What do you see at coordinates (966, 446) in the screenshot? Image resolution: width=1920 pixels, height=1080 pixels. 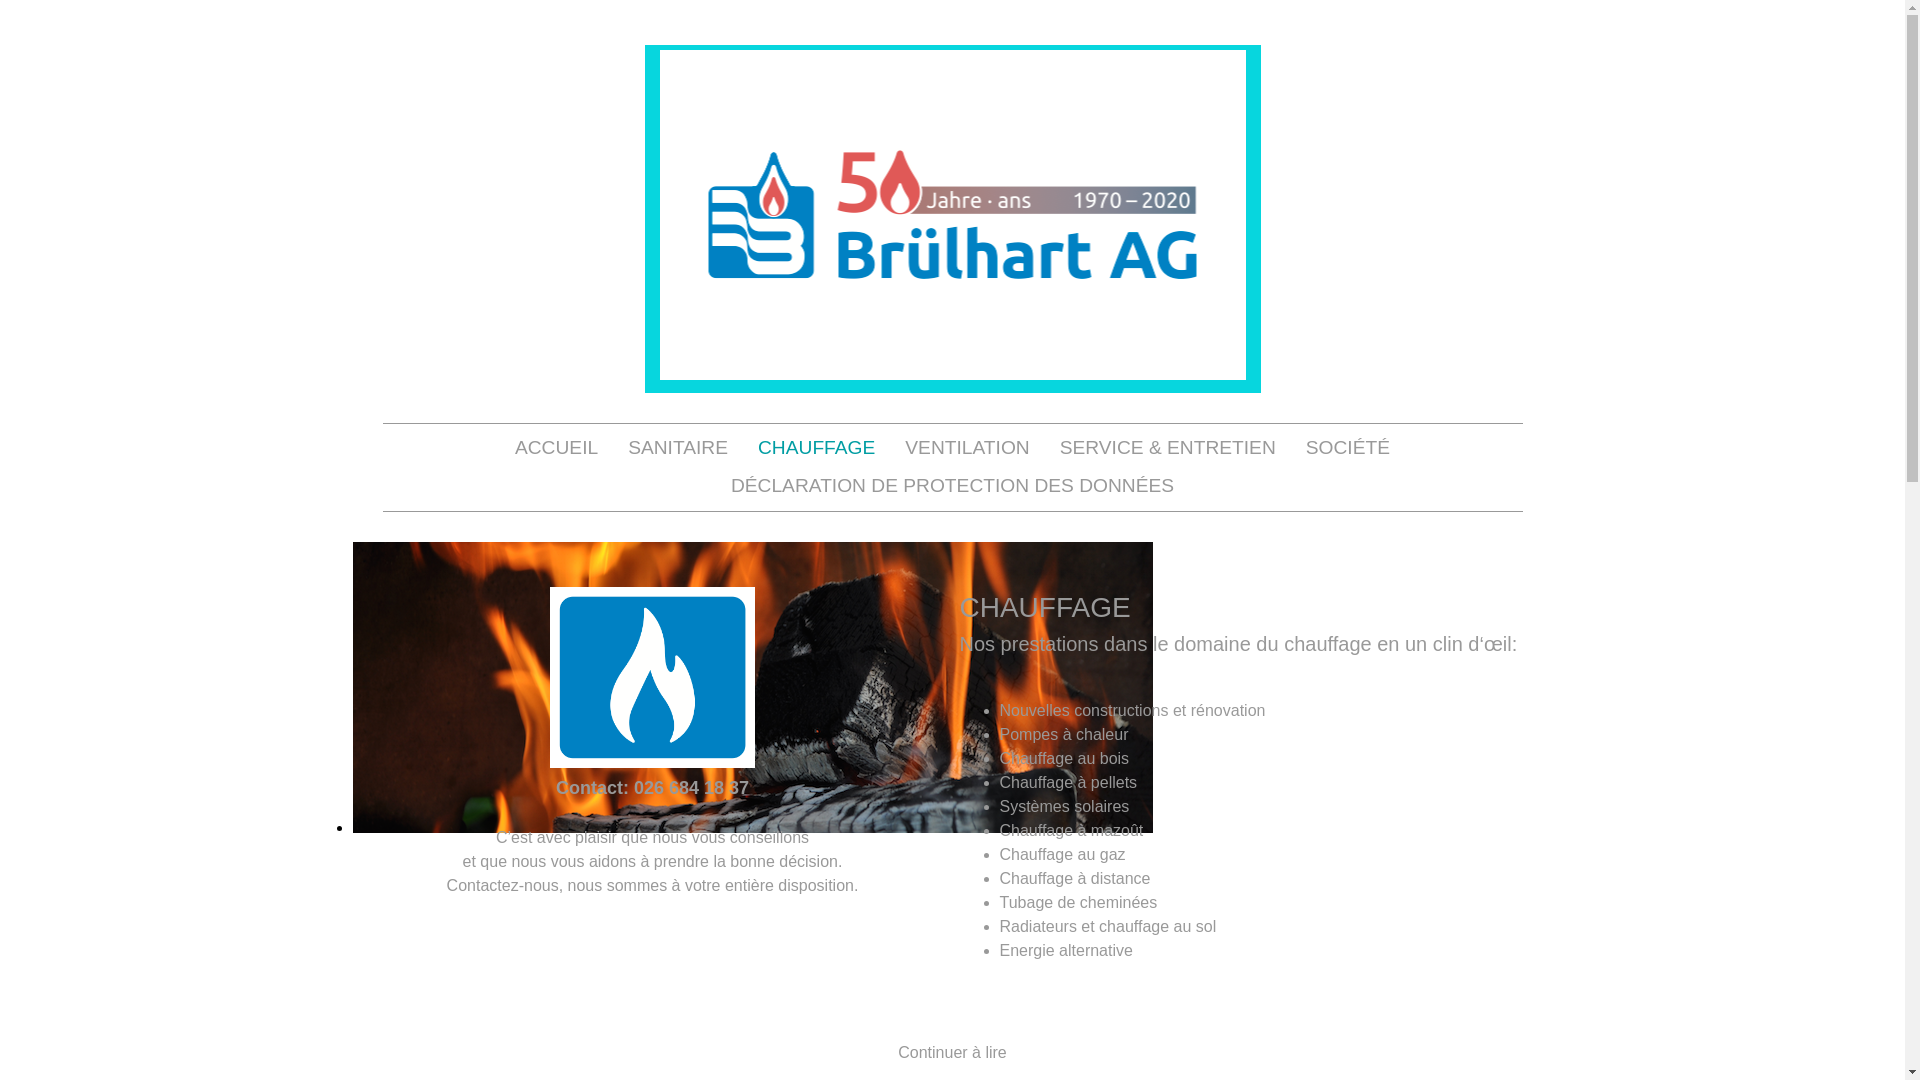 I see `'VENTILATION'` at bounding box center [966, 446].